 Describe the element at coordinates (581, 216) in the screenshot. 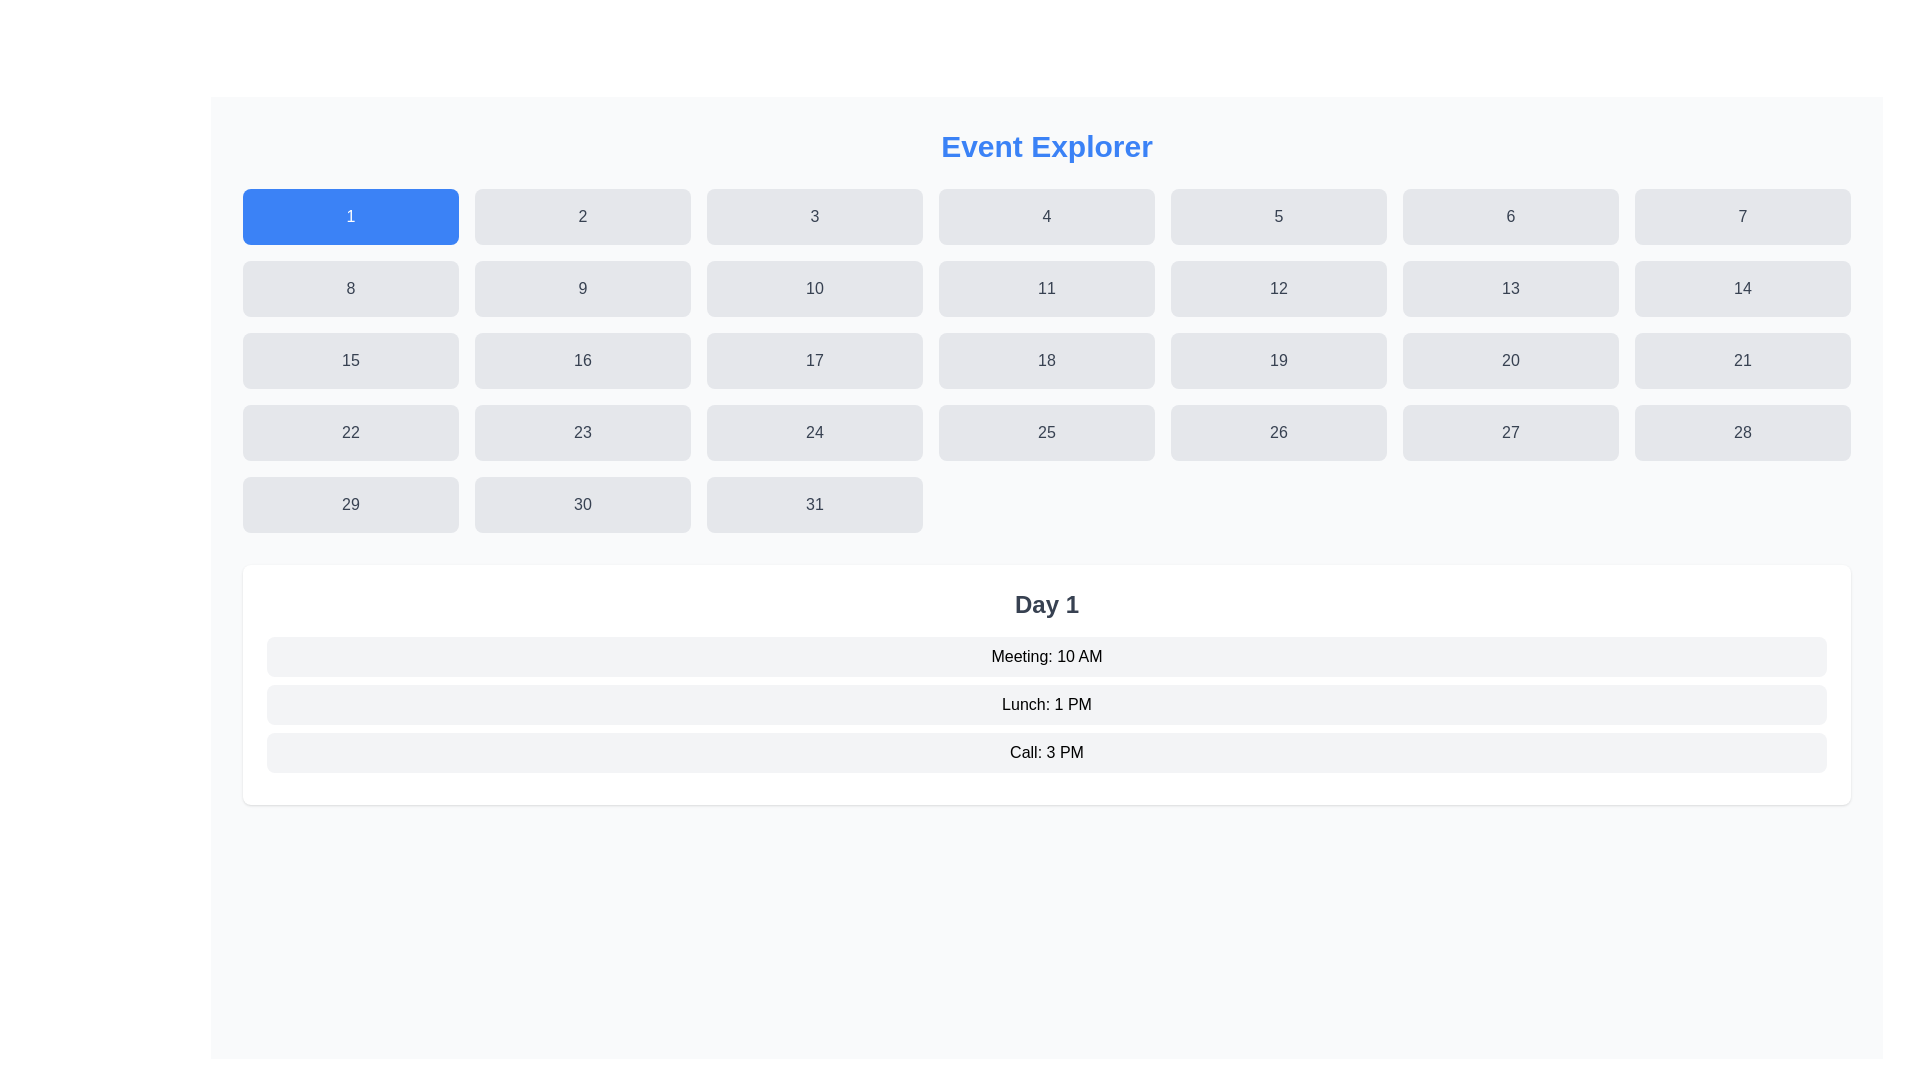

I see `the second button` at that location.